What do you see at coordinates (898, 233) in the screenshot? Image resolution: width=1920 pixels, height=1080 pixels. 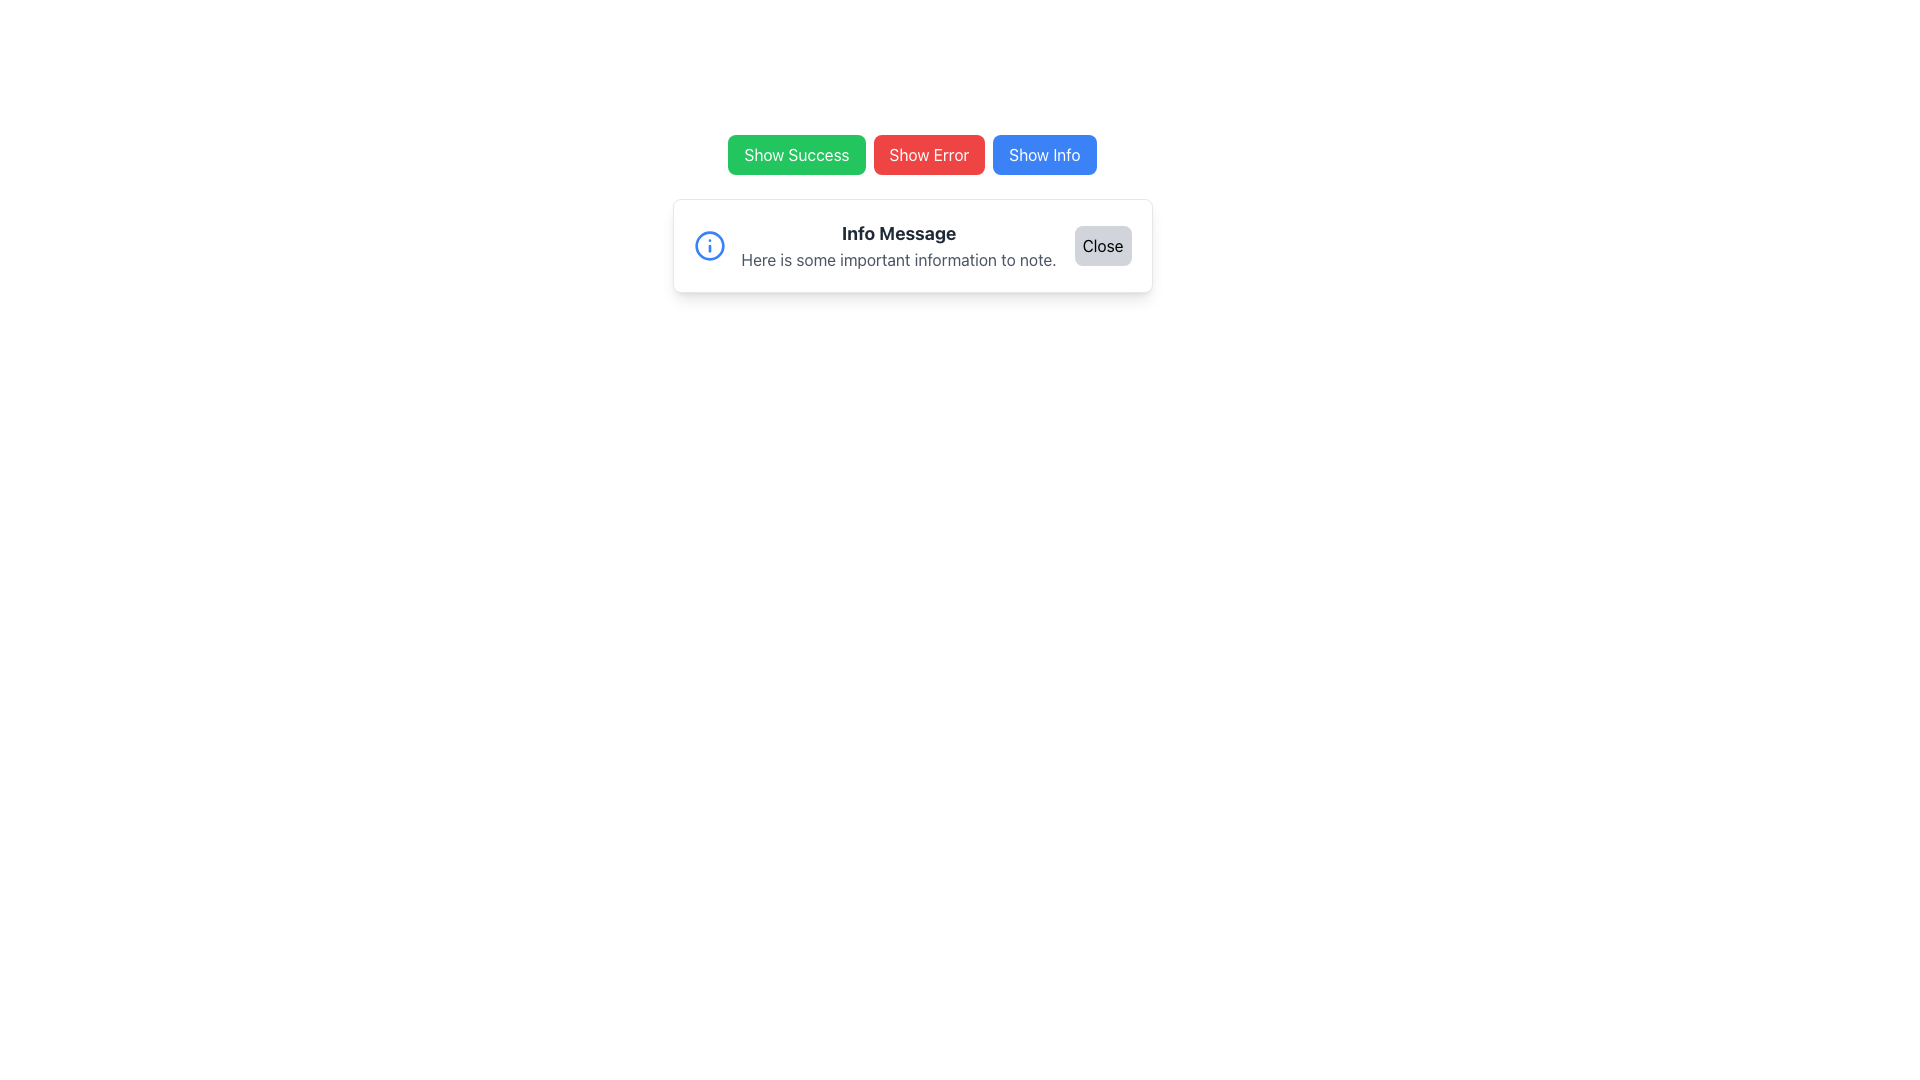 I see `the notification header that summarizes the notification's purpose, positioned at the top of the notification box` at bounding box center [898, 233].